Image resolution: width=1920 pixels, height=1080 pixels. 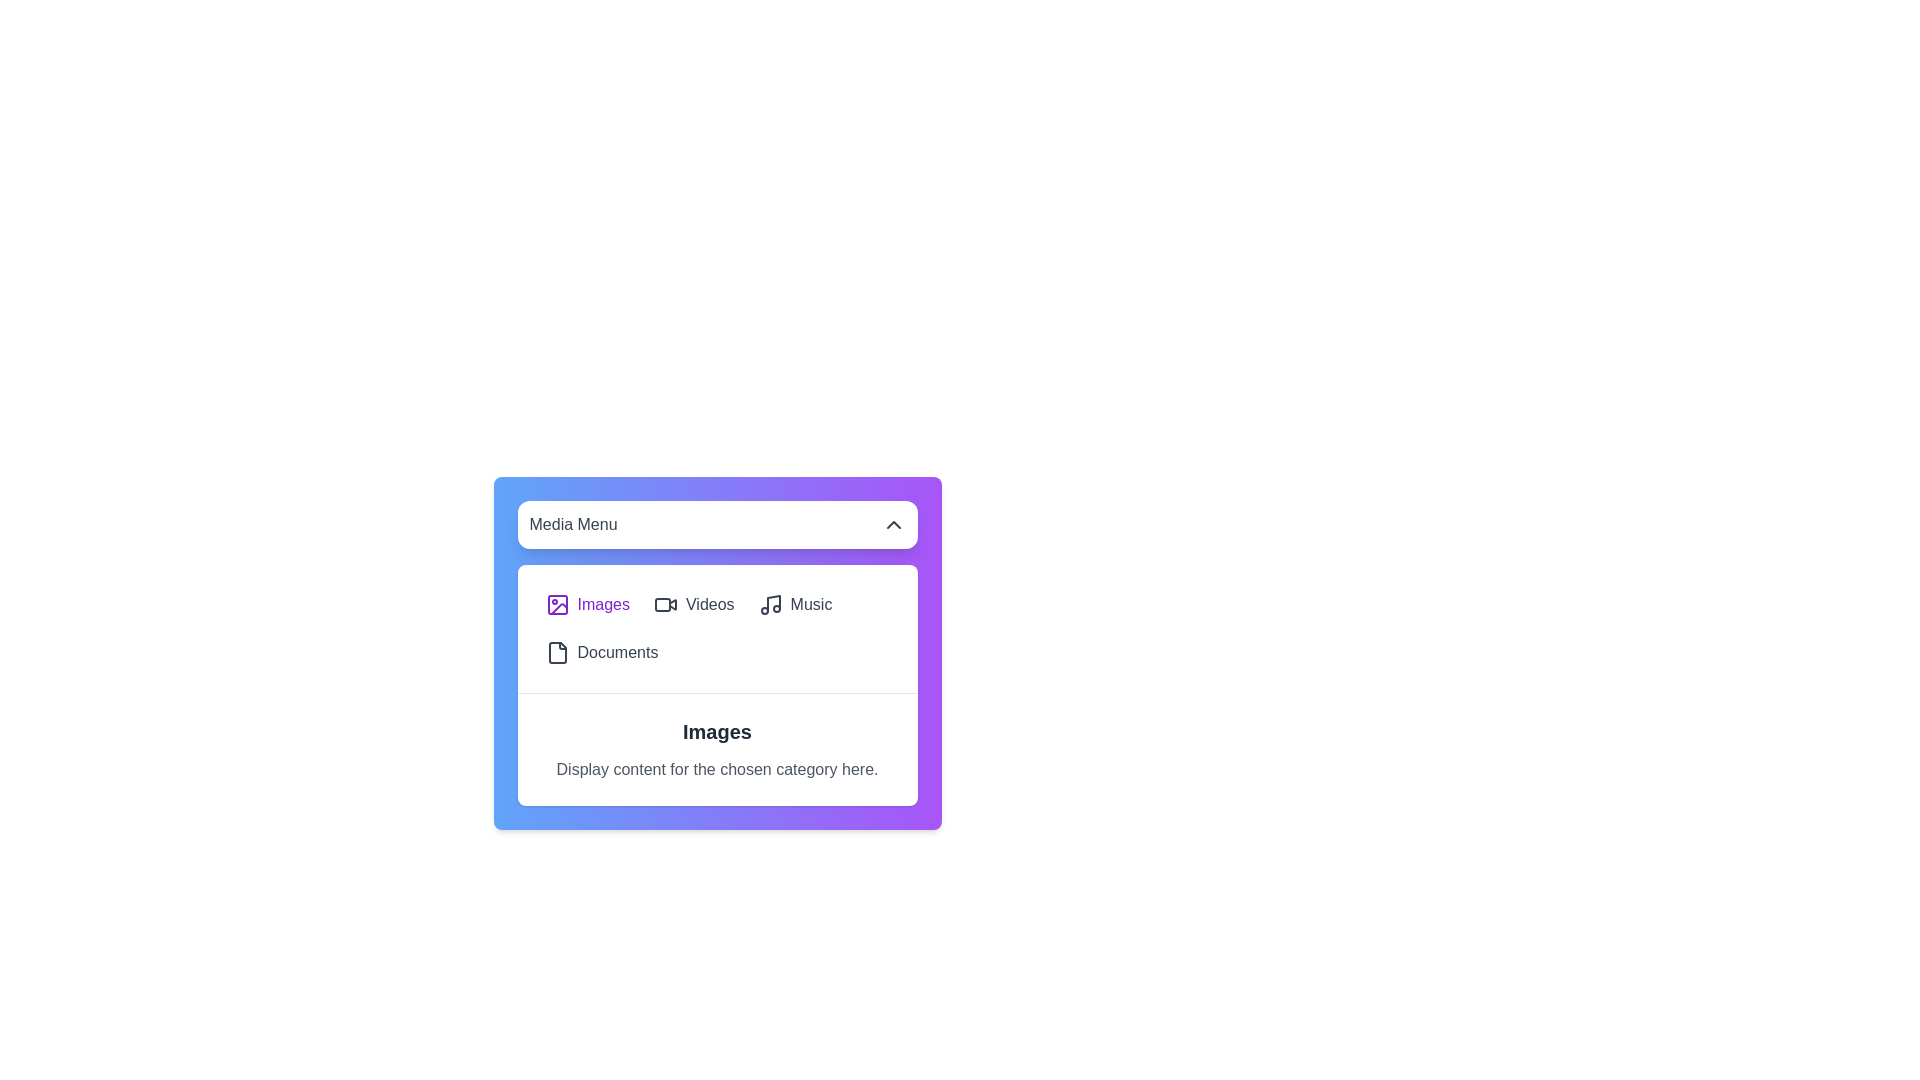 I want to click on the content display area that informs users about the current selection 'Images' and provides associated details or instructions, so click(x=717, y=749).